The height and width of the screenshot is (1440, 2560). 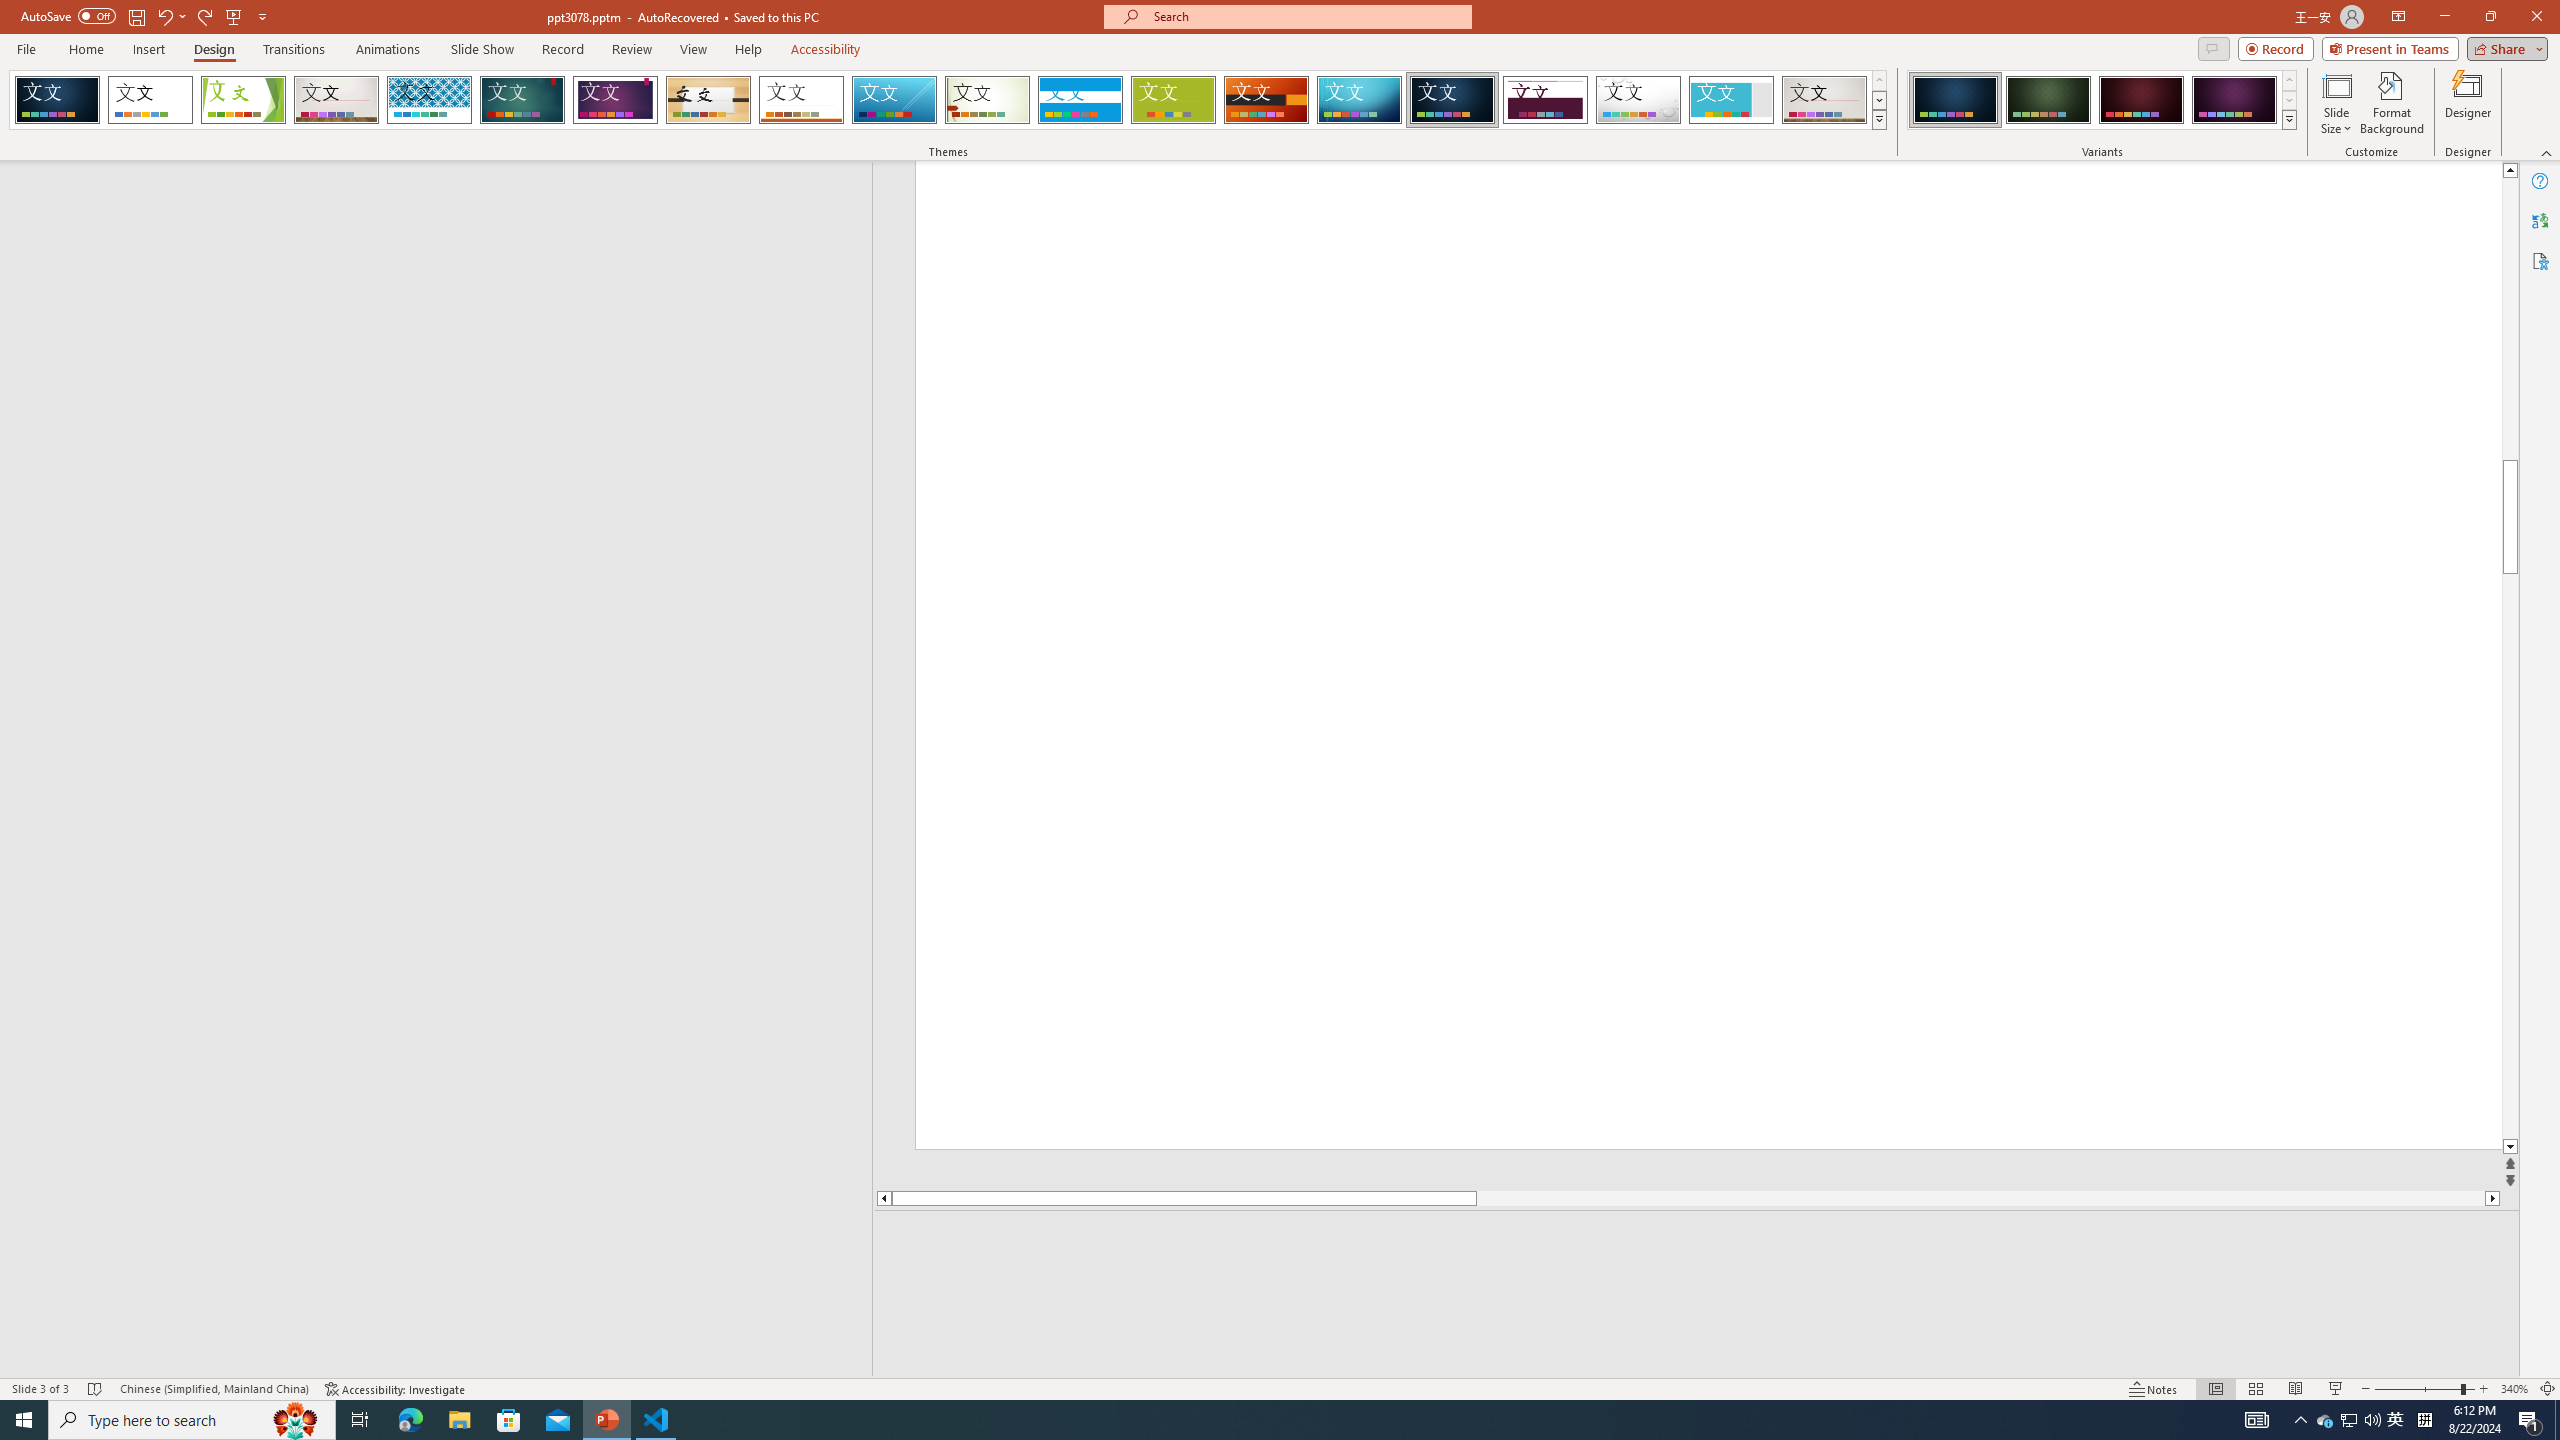 What do you see at coordinates (1638, 99) in the screenshot?
I see `'Droplet'` at bounding box center [1638, 99].